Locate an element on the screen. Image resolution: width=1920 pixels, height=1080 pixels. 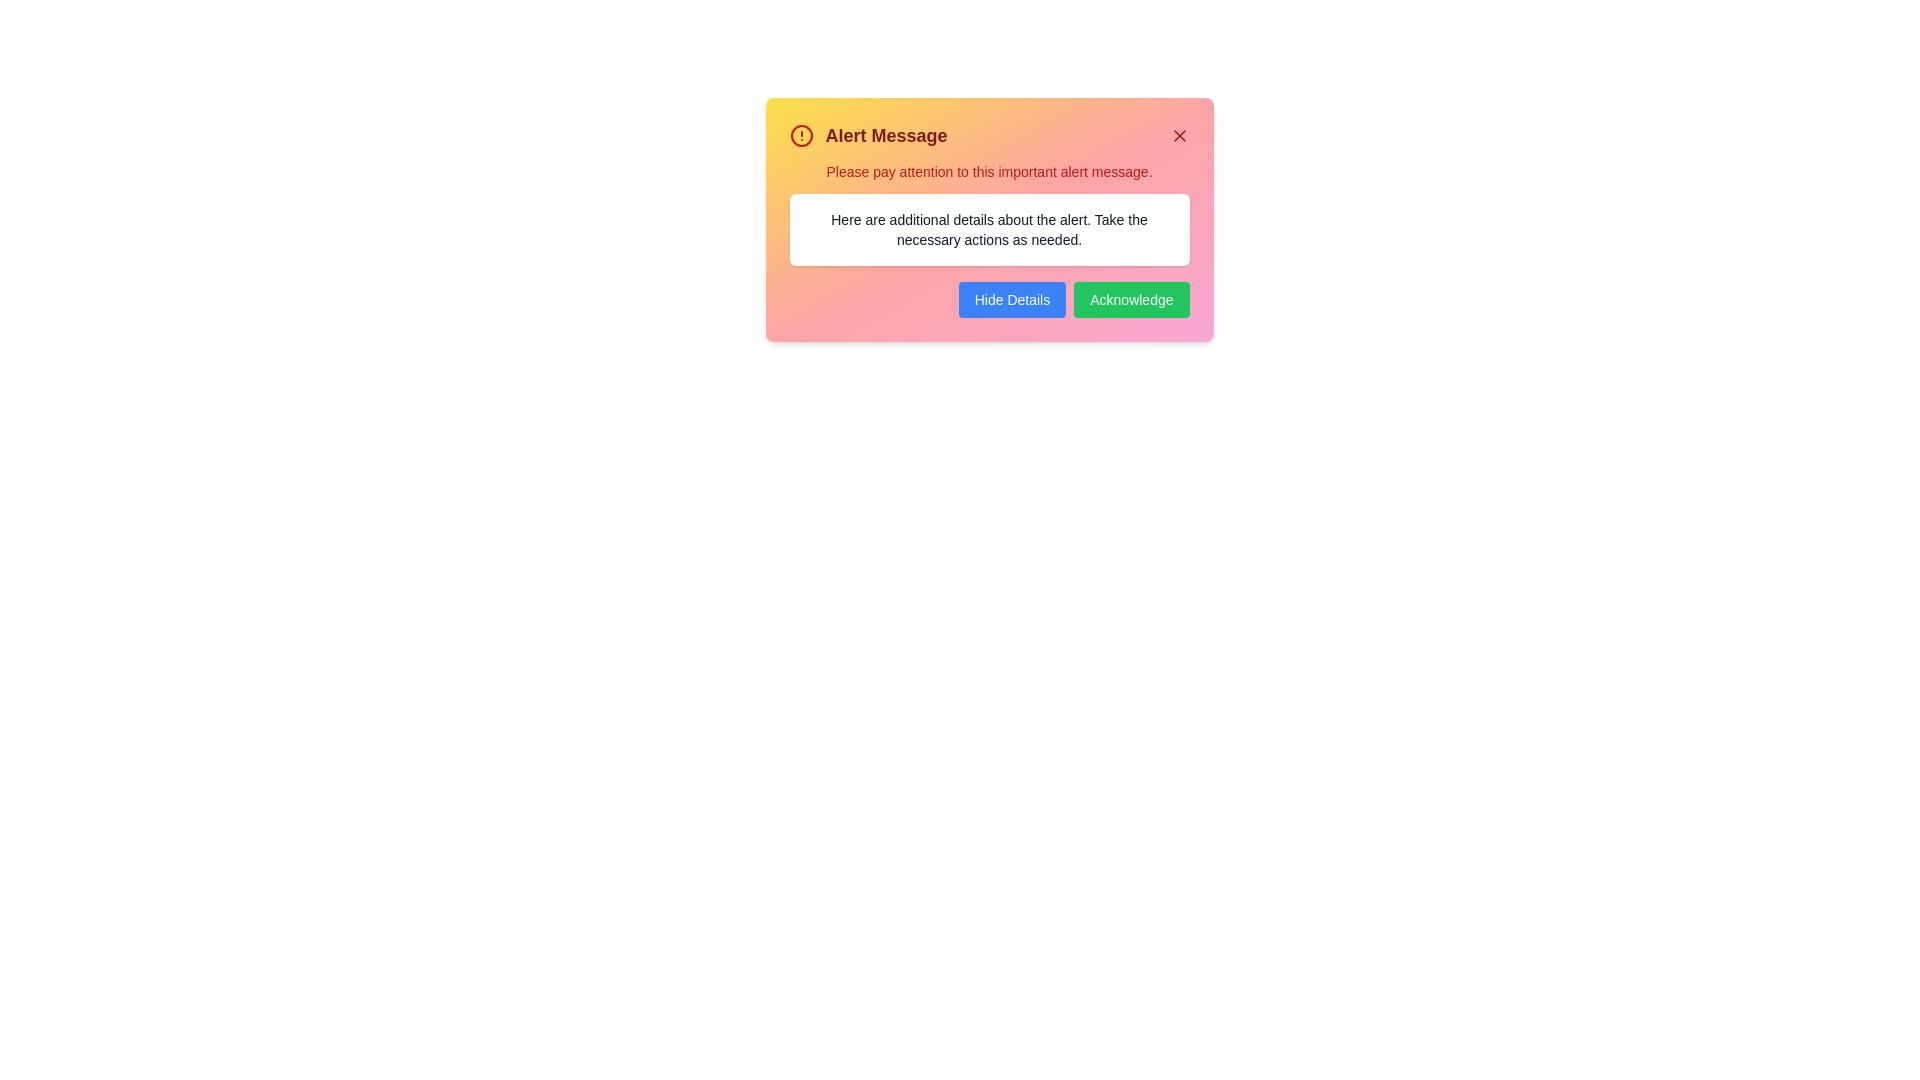
the close button to close the notification is located at coordinates (1179, 135).